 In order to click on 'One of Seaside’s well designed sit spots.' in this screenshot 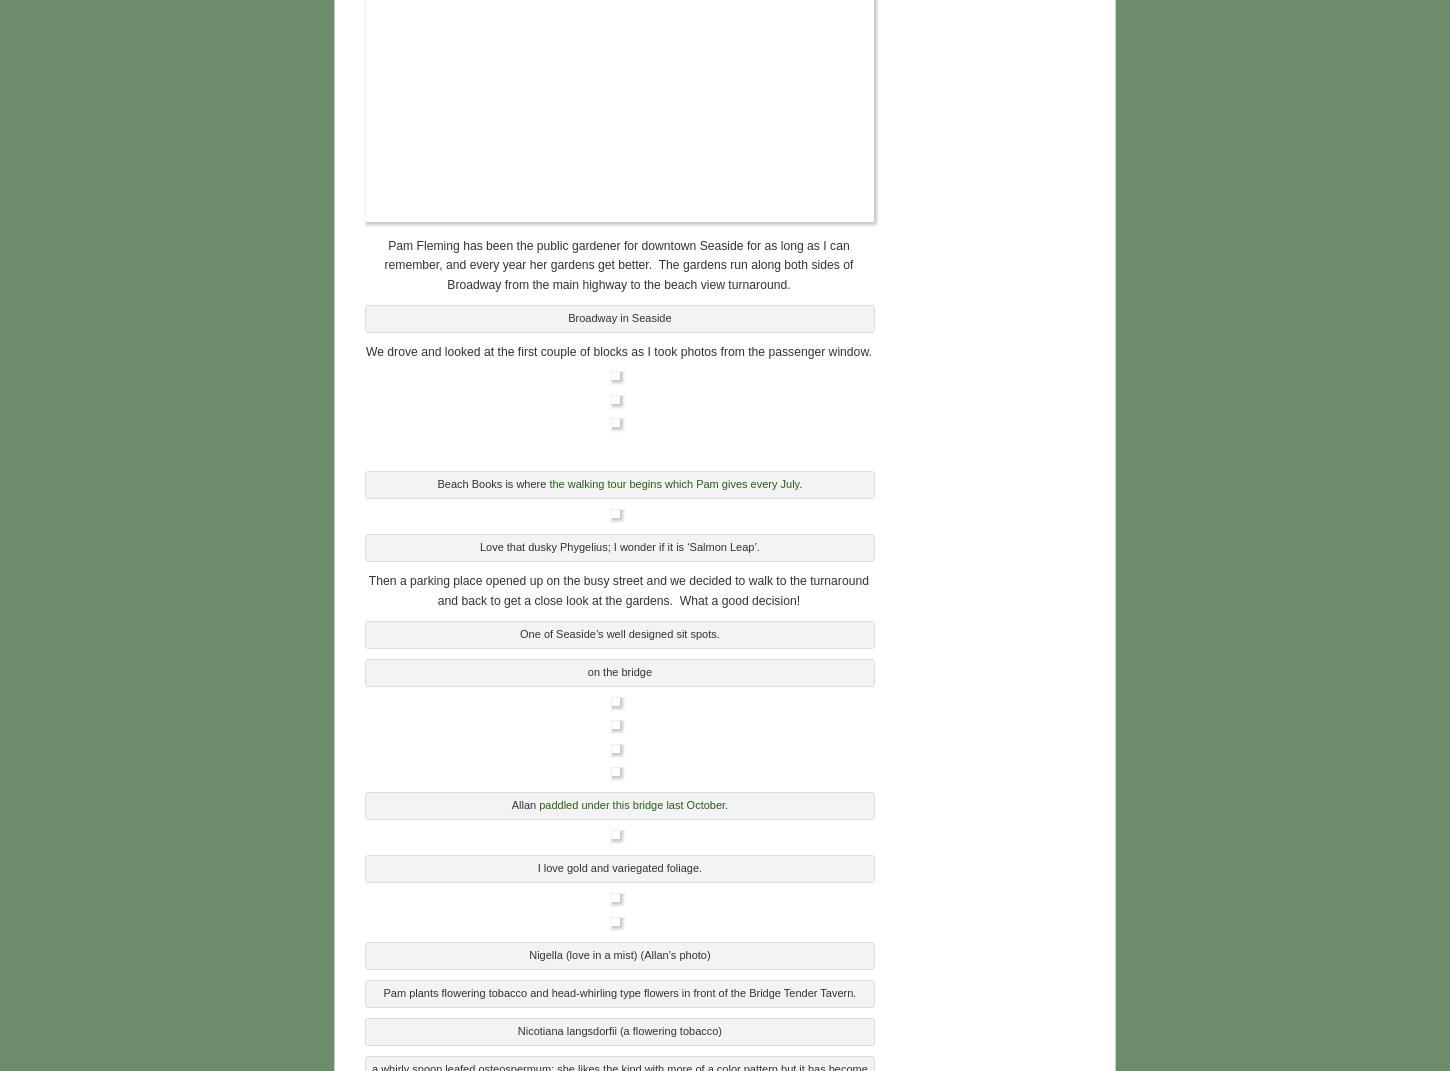, I will do `click(618, 630)`.